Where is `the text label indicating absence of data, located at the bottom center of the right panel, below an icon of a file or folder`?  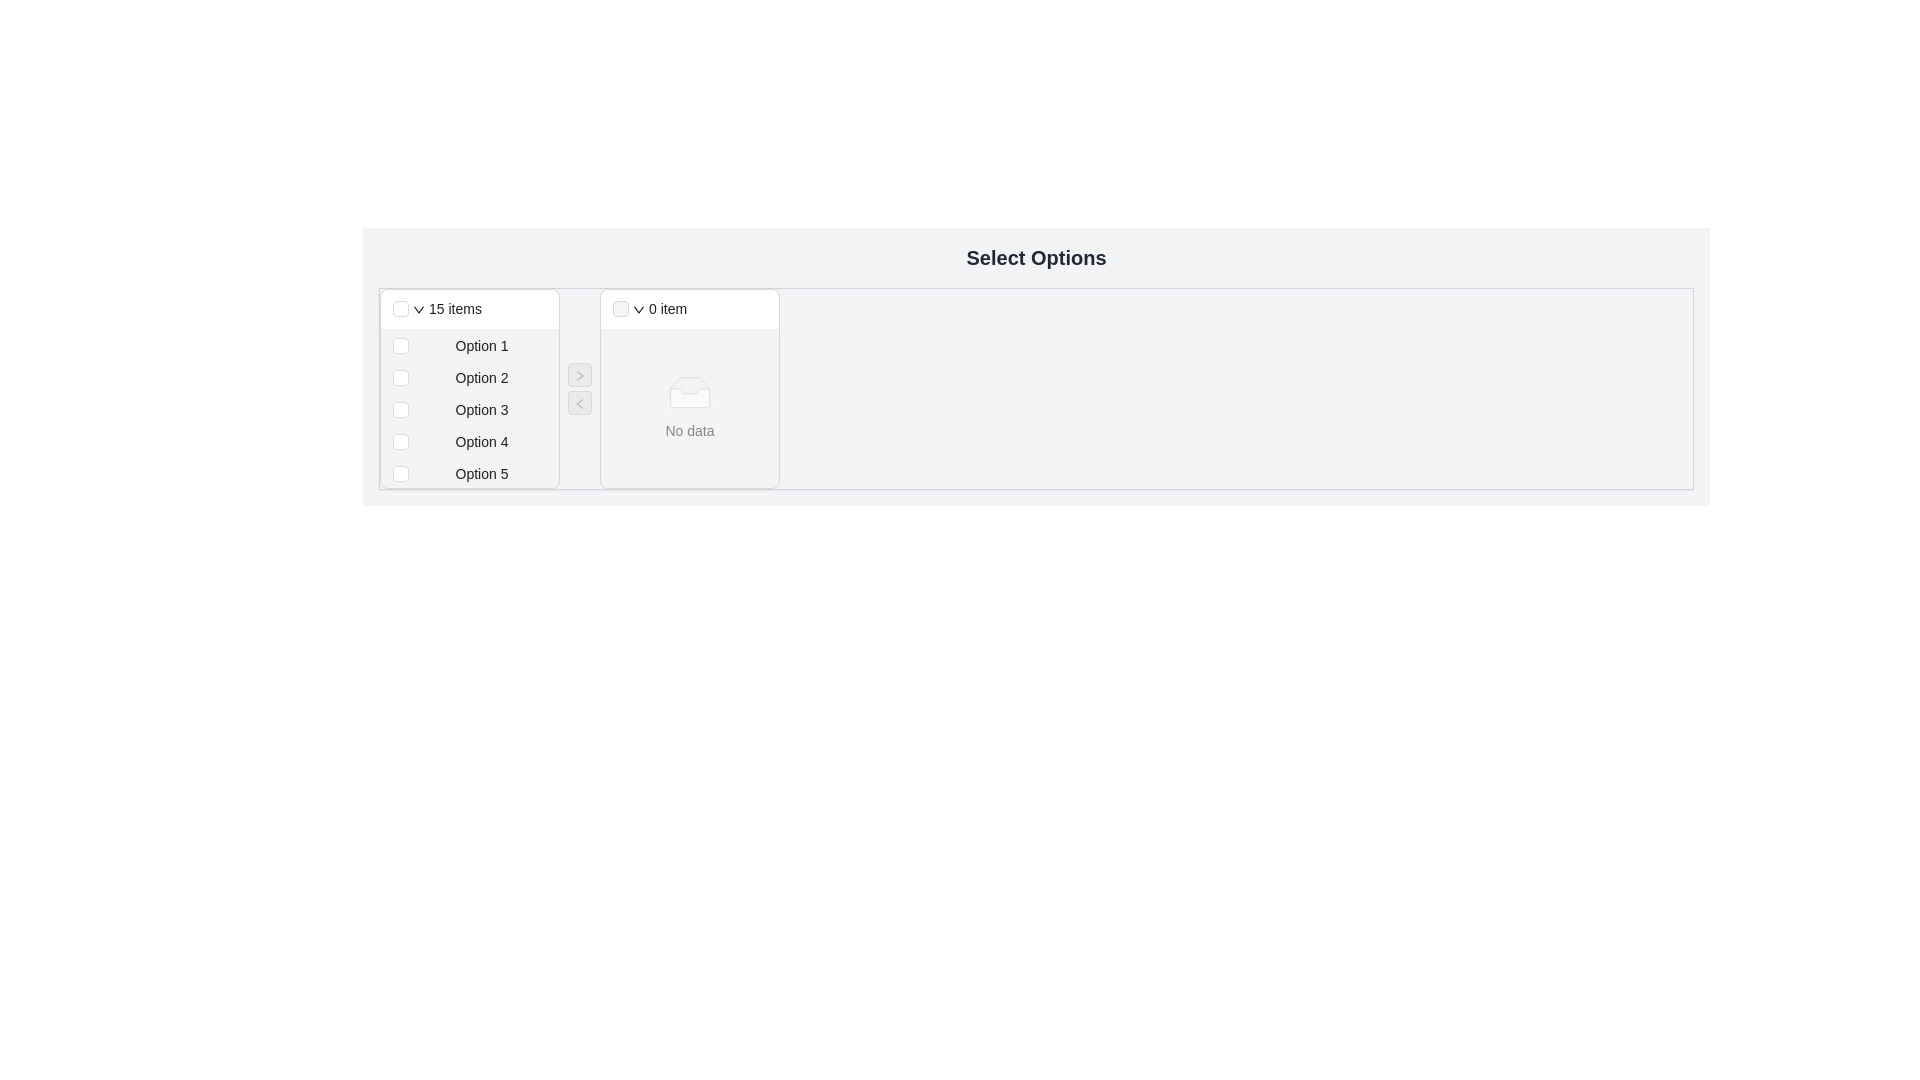
the text label indicating absence of data, located at the bottom center of the right panel, below an icon of a file or folder is located at coordinates (690, 429).